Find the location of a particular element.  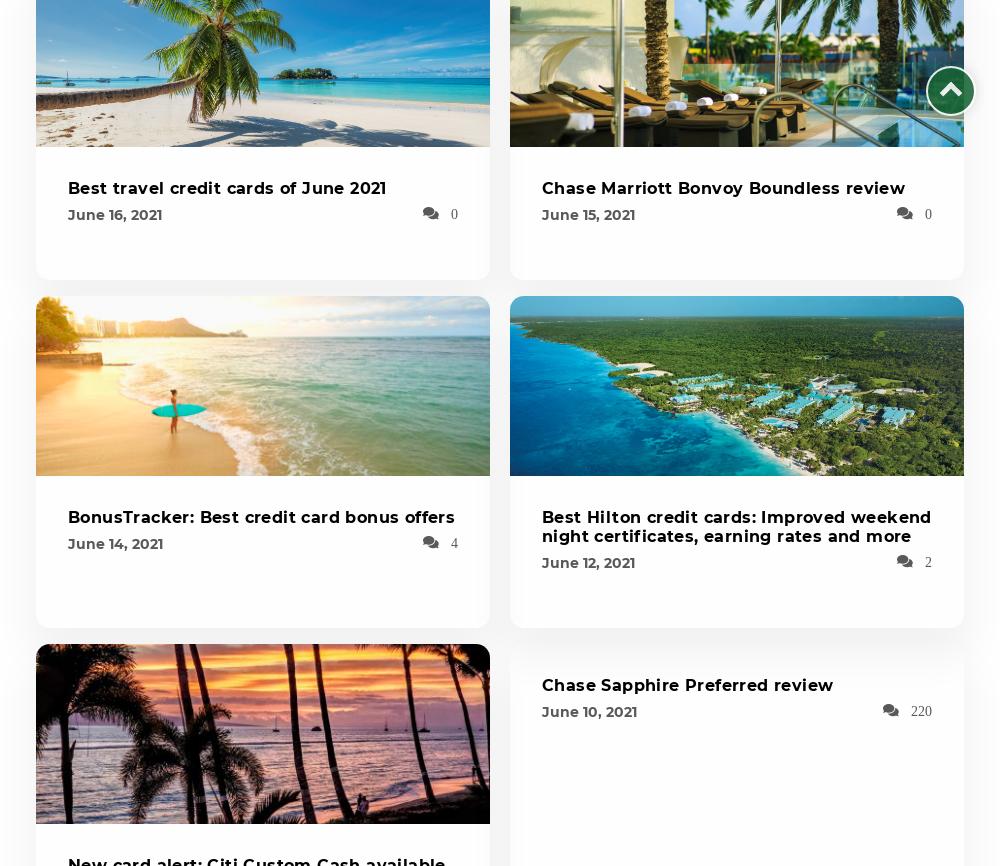

'June 10, 2021' is located at coordinates (588, 711).